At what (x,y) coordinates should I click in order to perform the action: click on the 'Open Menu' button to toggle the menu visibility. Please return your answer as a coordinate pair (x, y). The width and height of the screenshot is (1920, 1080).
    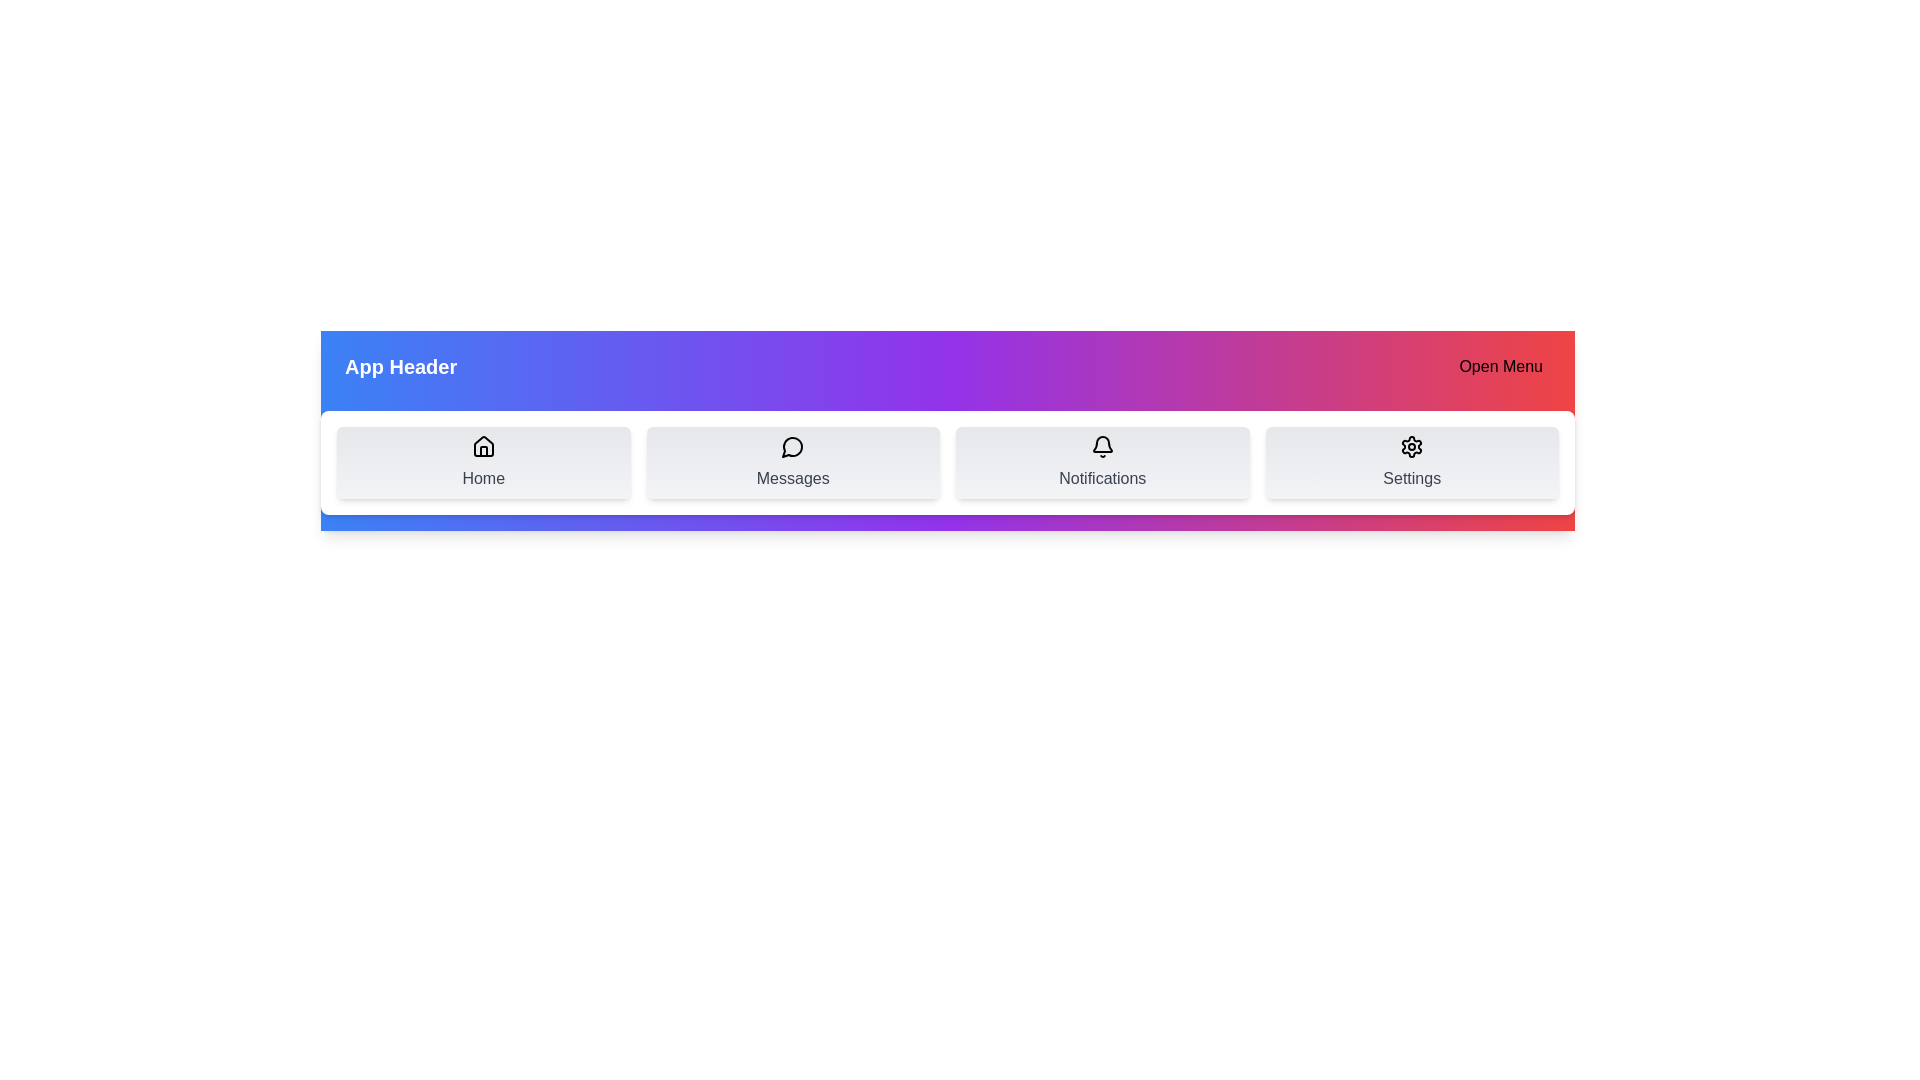
    Looking at the image, I should click on (1501, 366).